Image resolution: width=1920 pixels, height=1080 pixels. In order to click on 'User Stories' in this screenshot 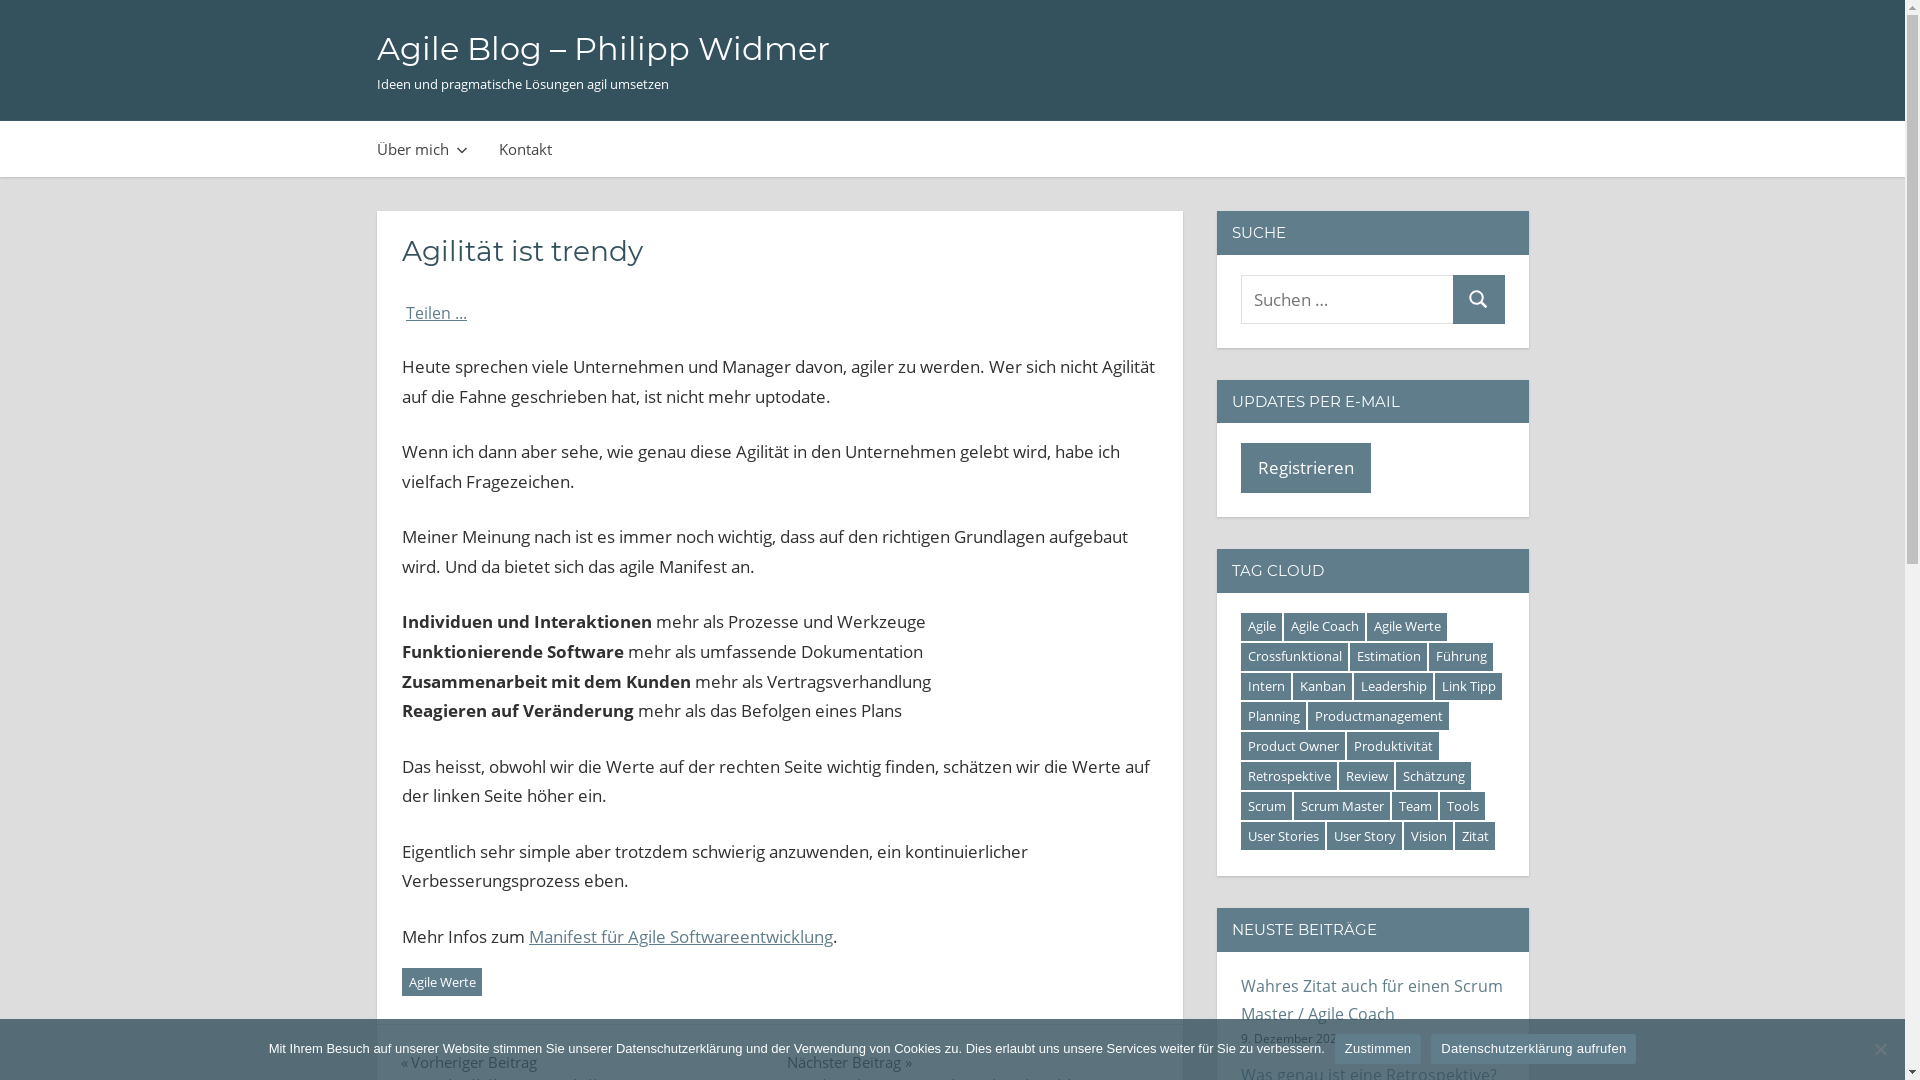, I will do `click(1282, 836)`.